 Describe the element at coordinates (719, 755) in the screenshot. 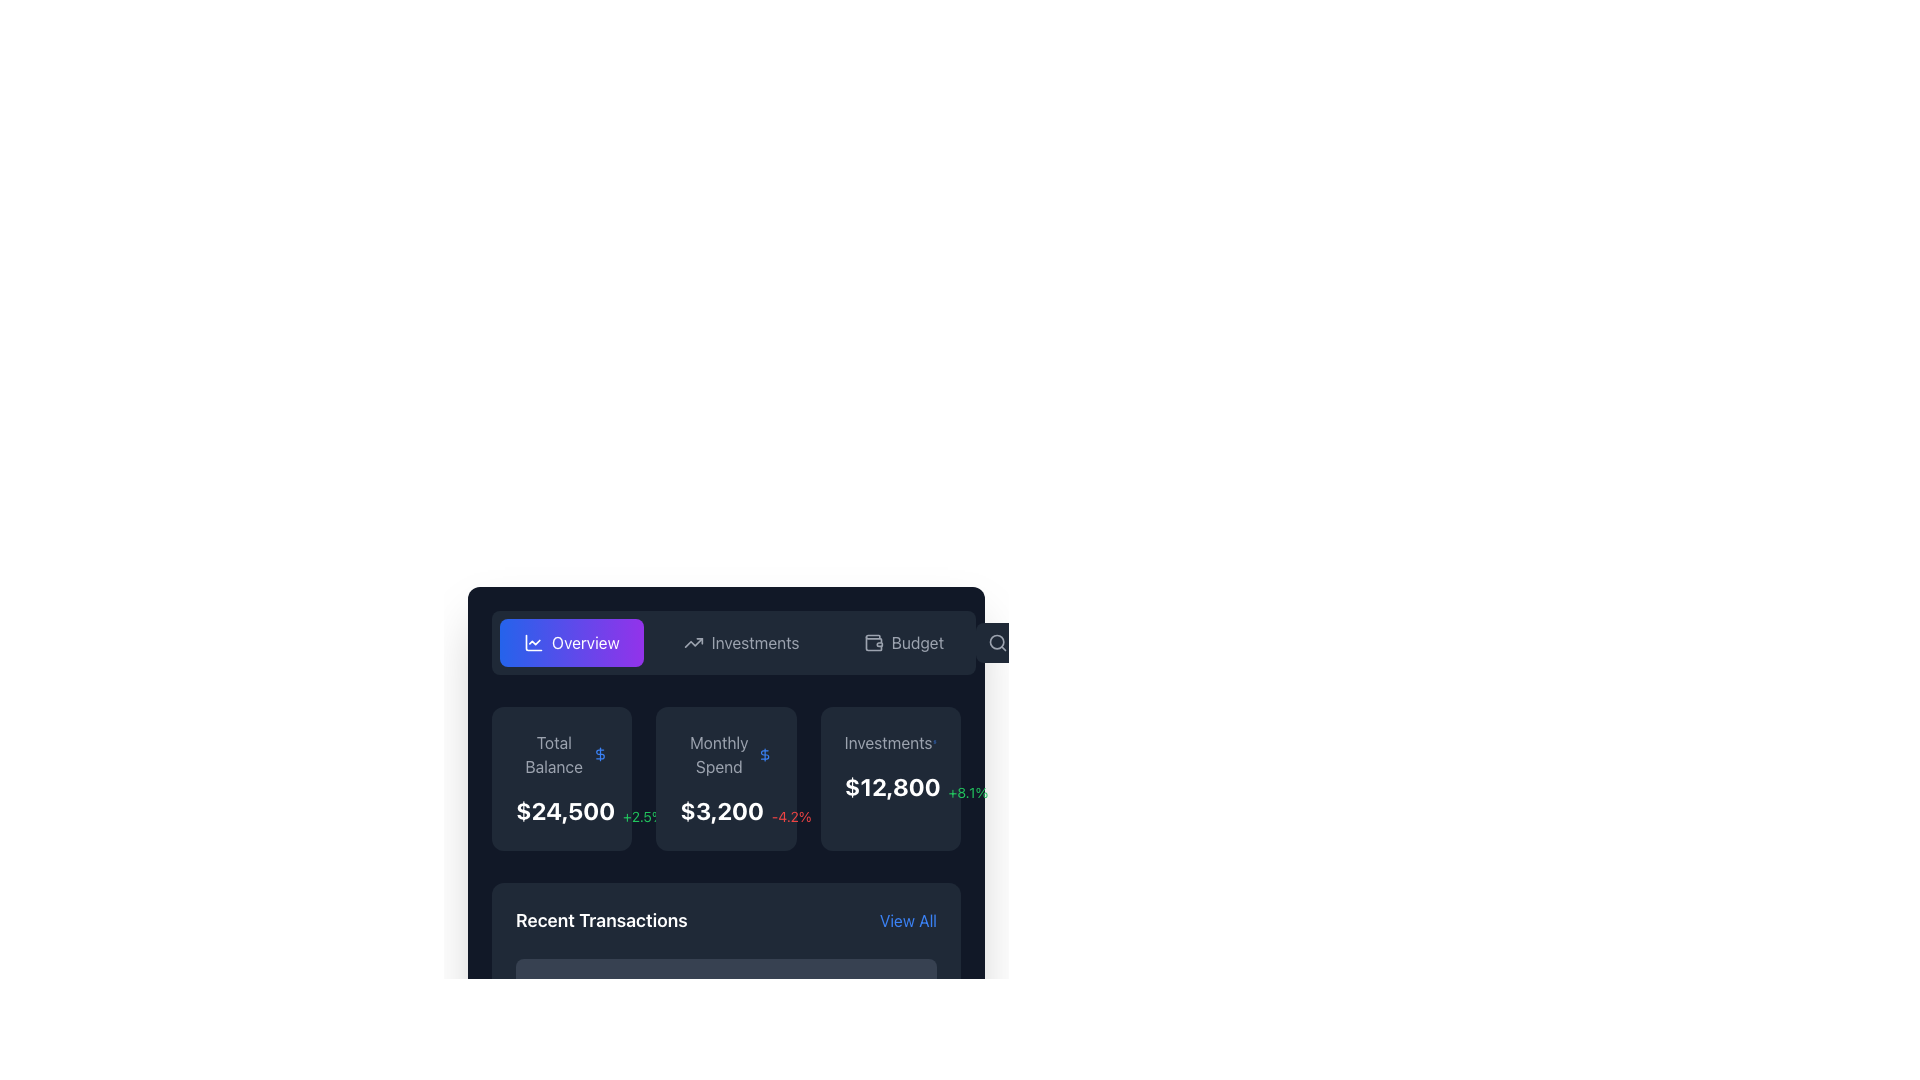

I see `'Monthly Spend' text label located at the upper section of the card, styled in light gray color` at that location.